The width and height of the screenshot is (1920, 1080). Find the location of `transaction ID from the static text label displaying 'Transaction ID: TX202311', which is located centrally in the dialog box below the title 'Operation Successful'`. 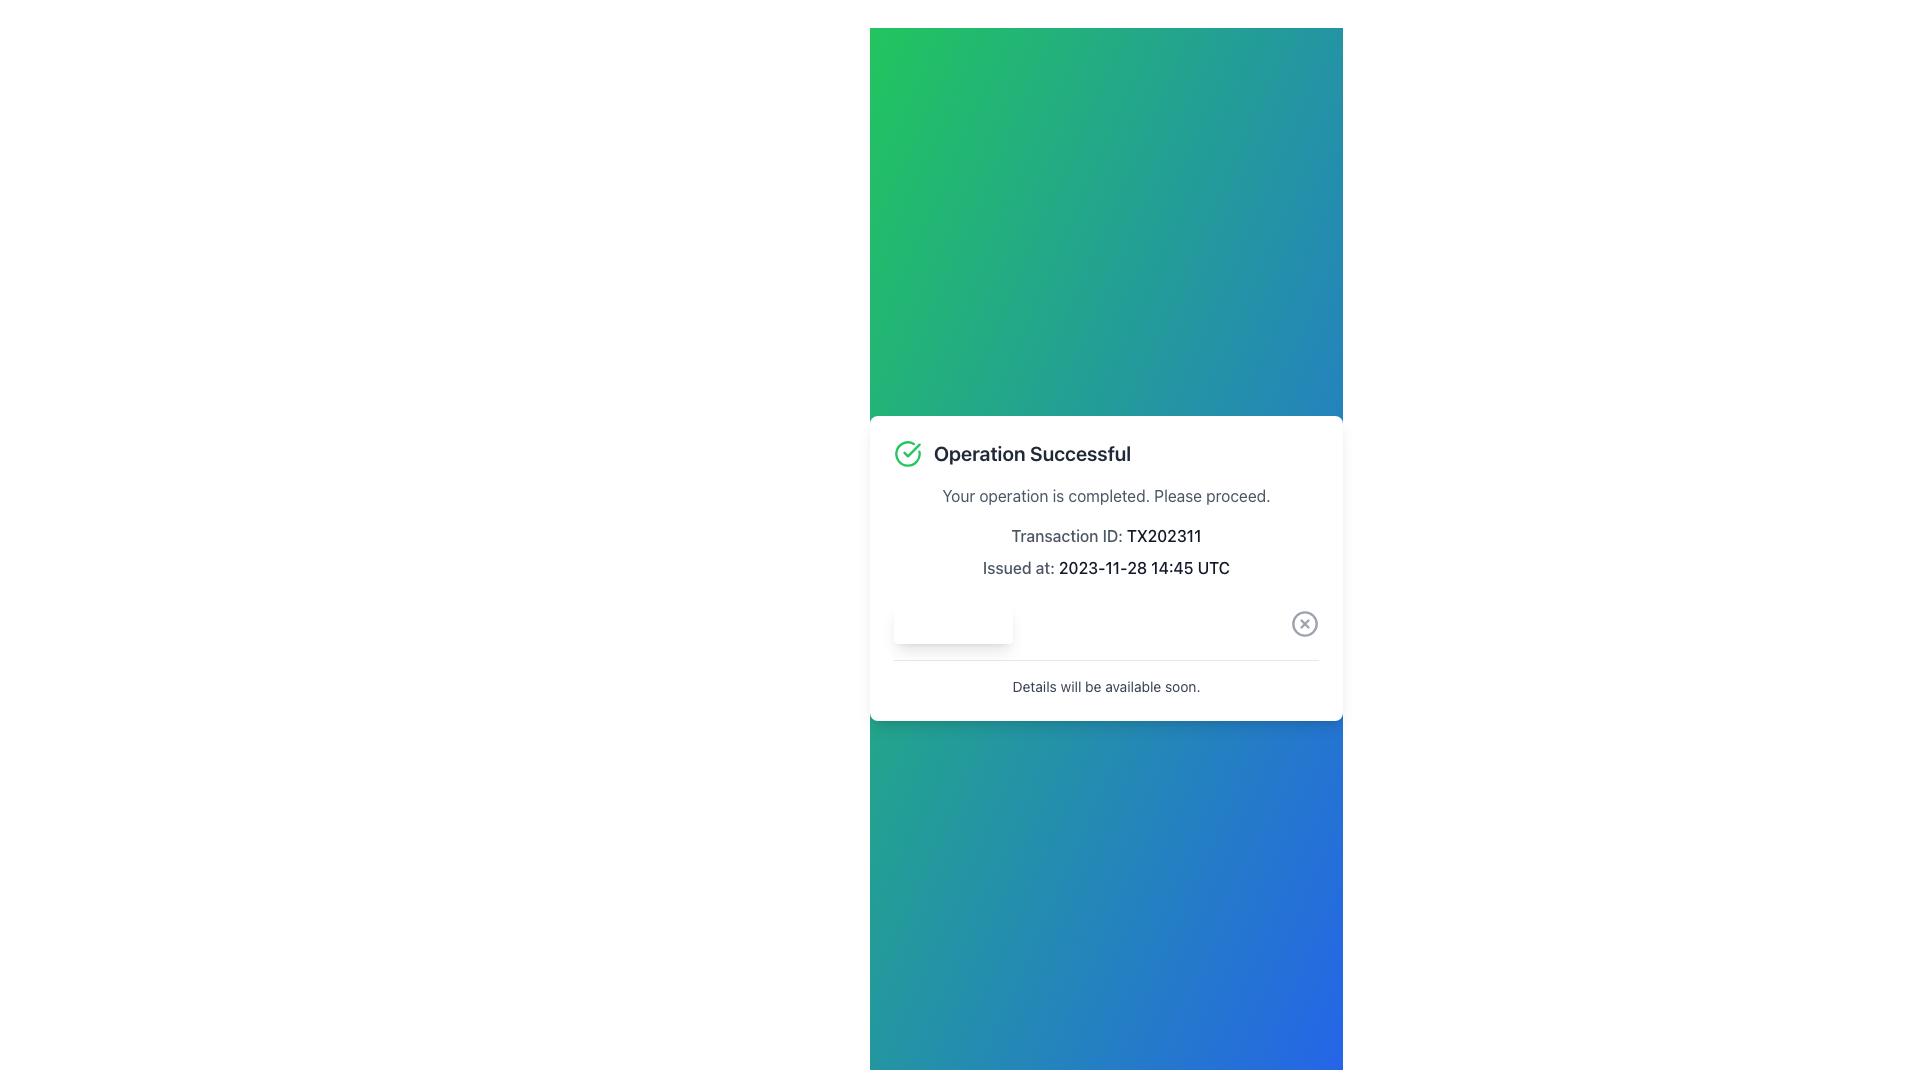

transaction ID from the static text label displaying 'Transaction ID: TX202311', which is located centrally in the dialog box below the title 'Operation Successful' is located at coordinates (1105, 534).